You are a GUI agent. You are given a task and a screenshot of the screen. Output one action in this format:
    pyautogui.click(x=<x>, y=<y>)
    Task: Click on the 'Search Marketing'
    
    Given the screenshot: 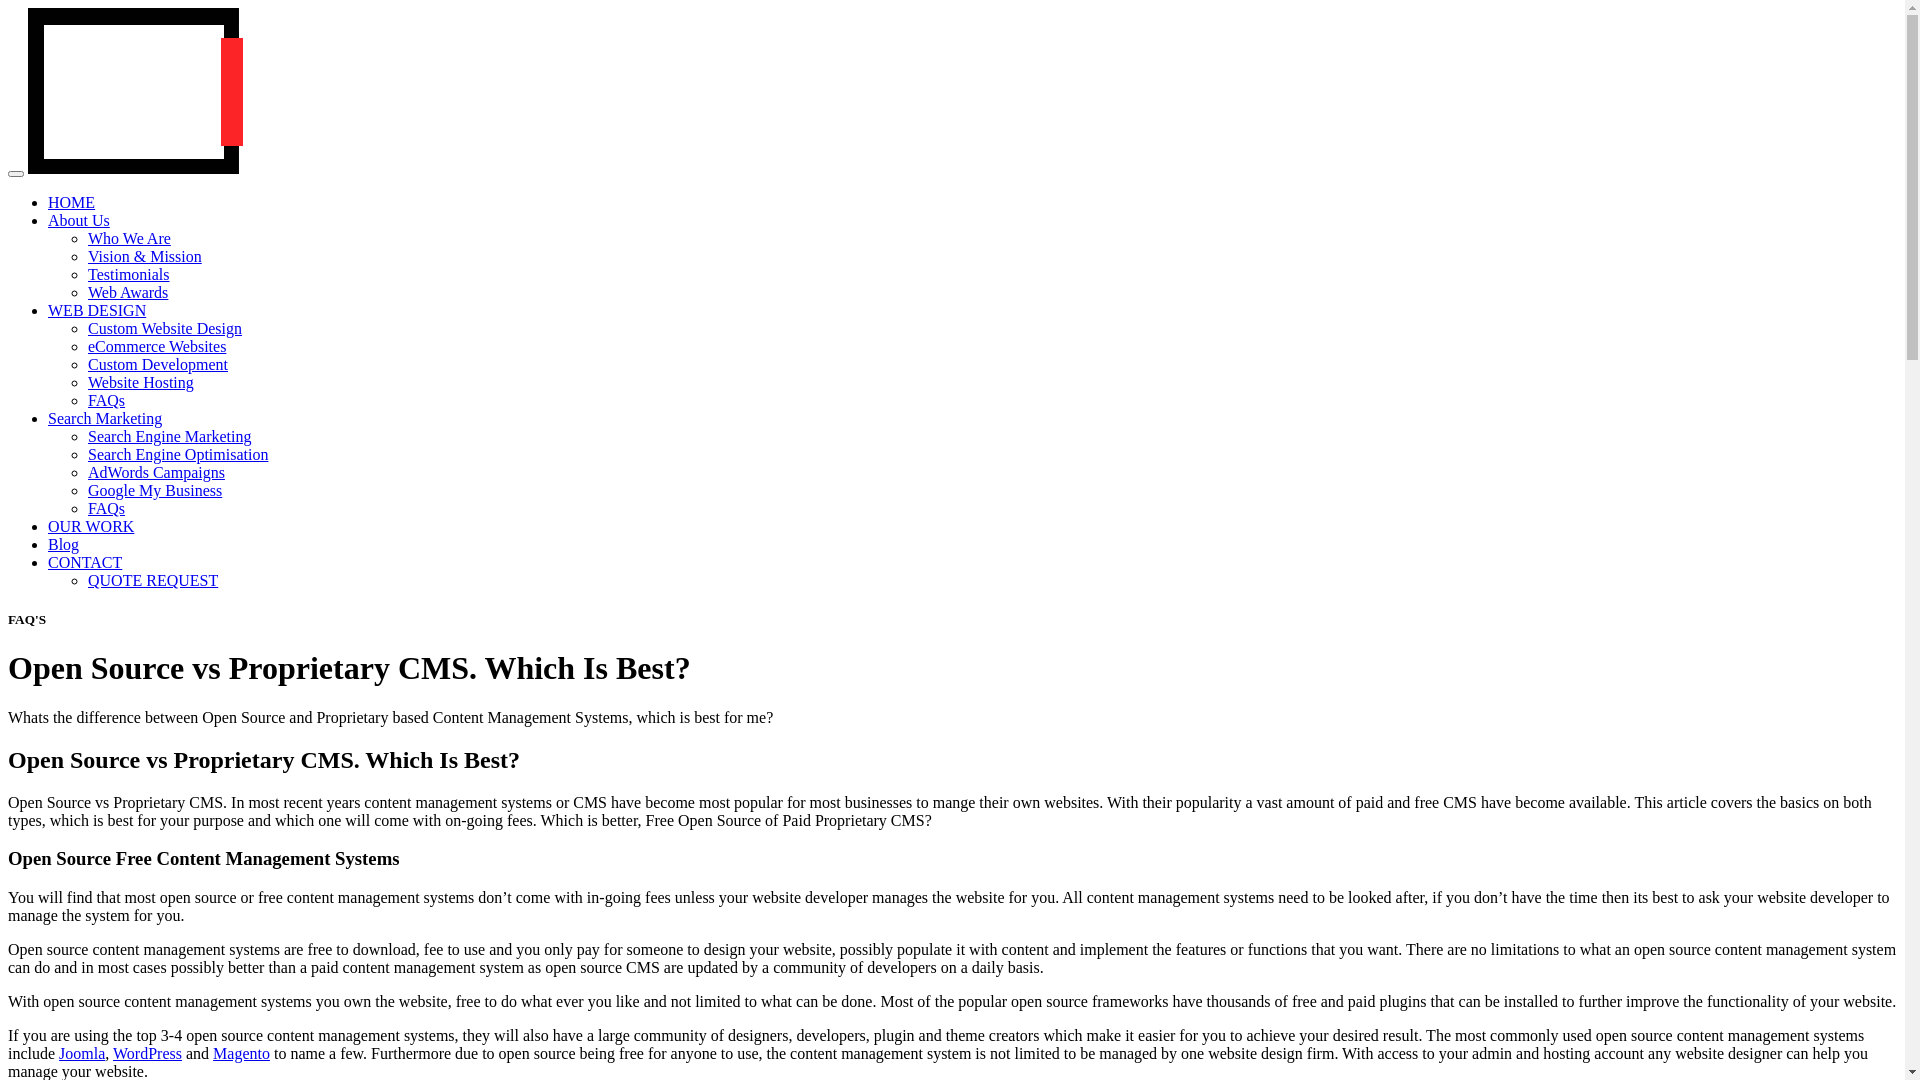 What is the action you would take?
    pyautogui.click(x=104, y=417)
    